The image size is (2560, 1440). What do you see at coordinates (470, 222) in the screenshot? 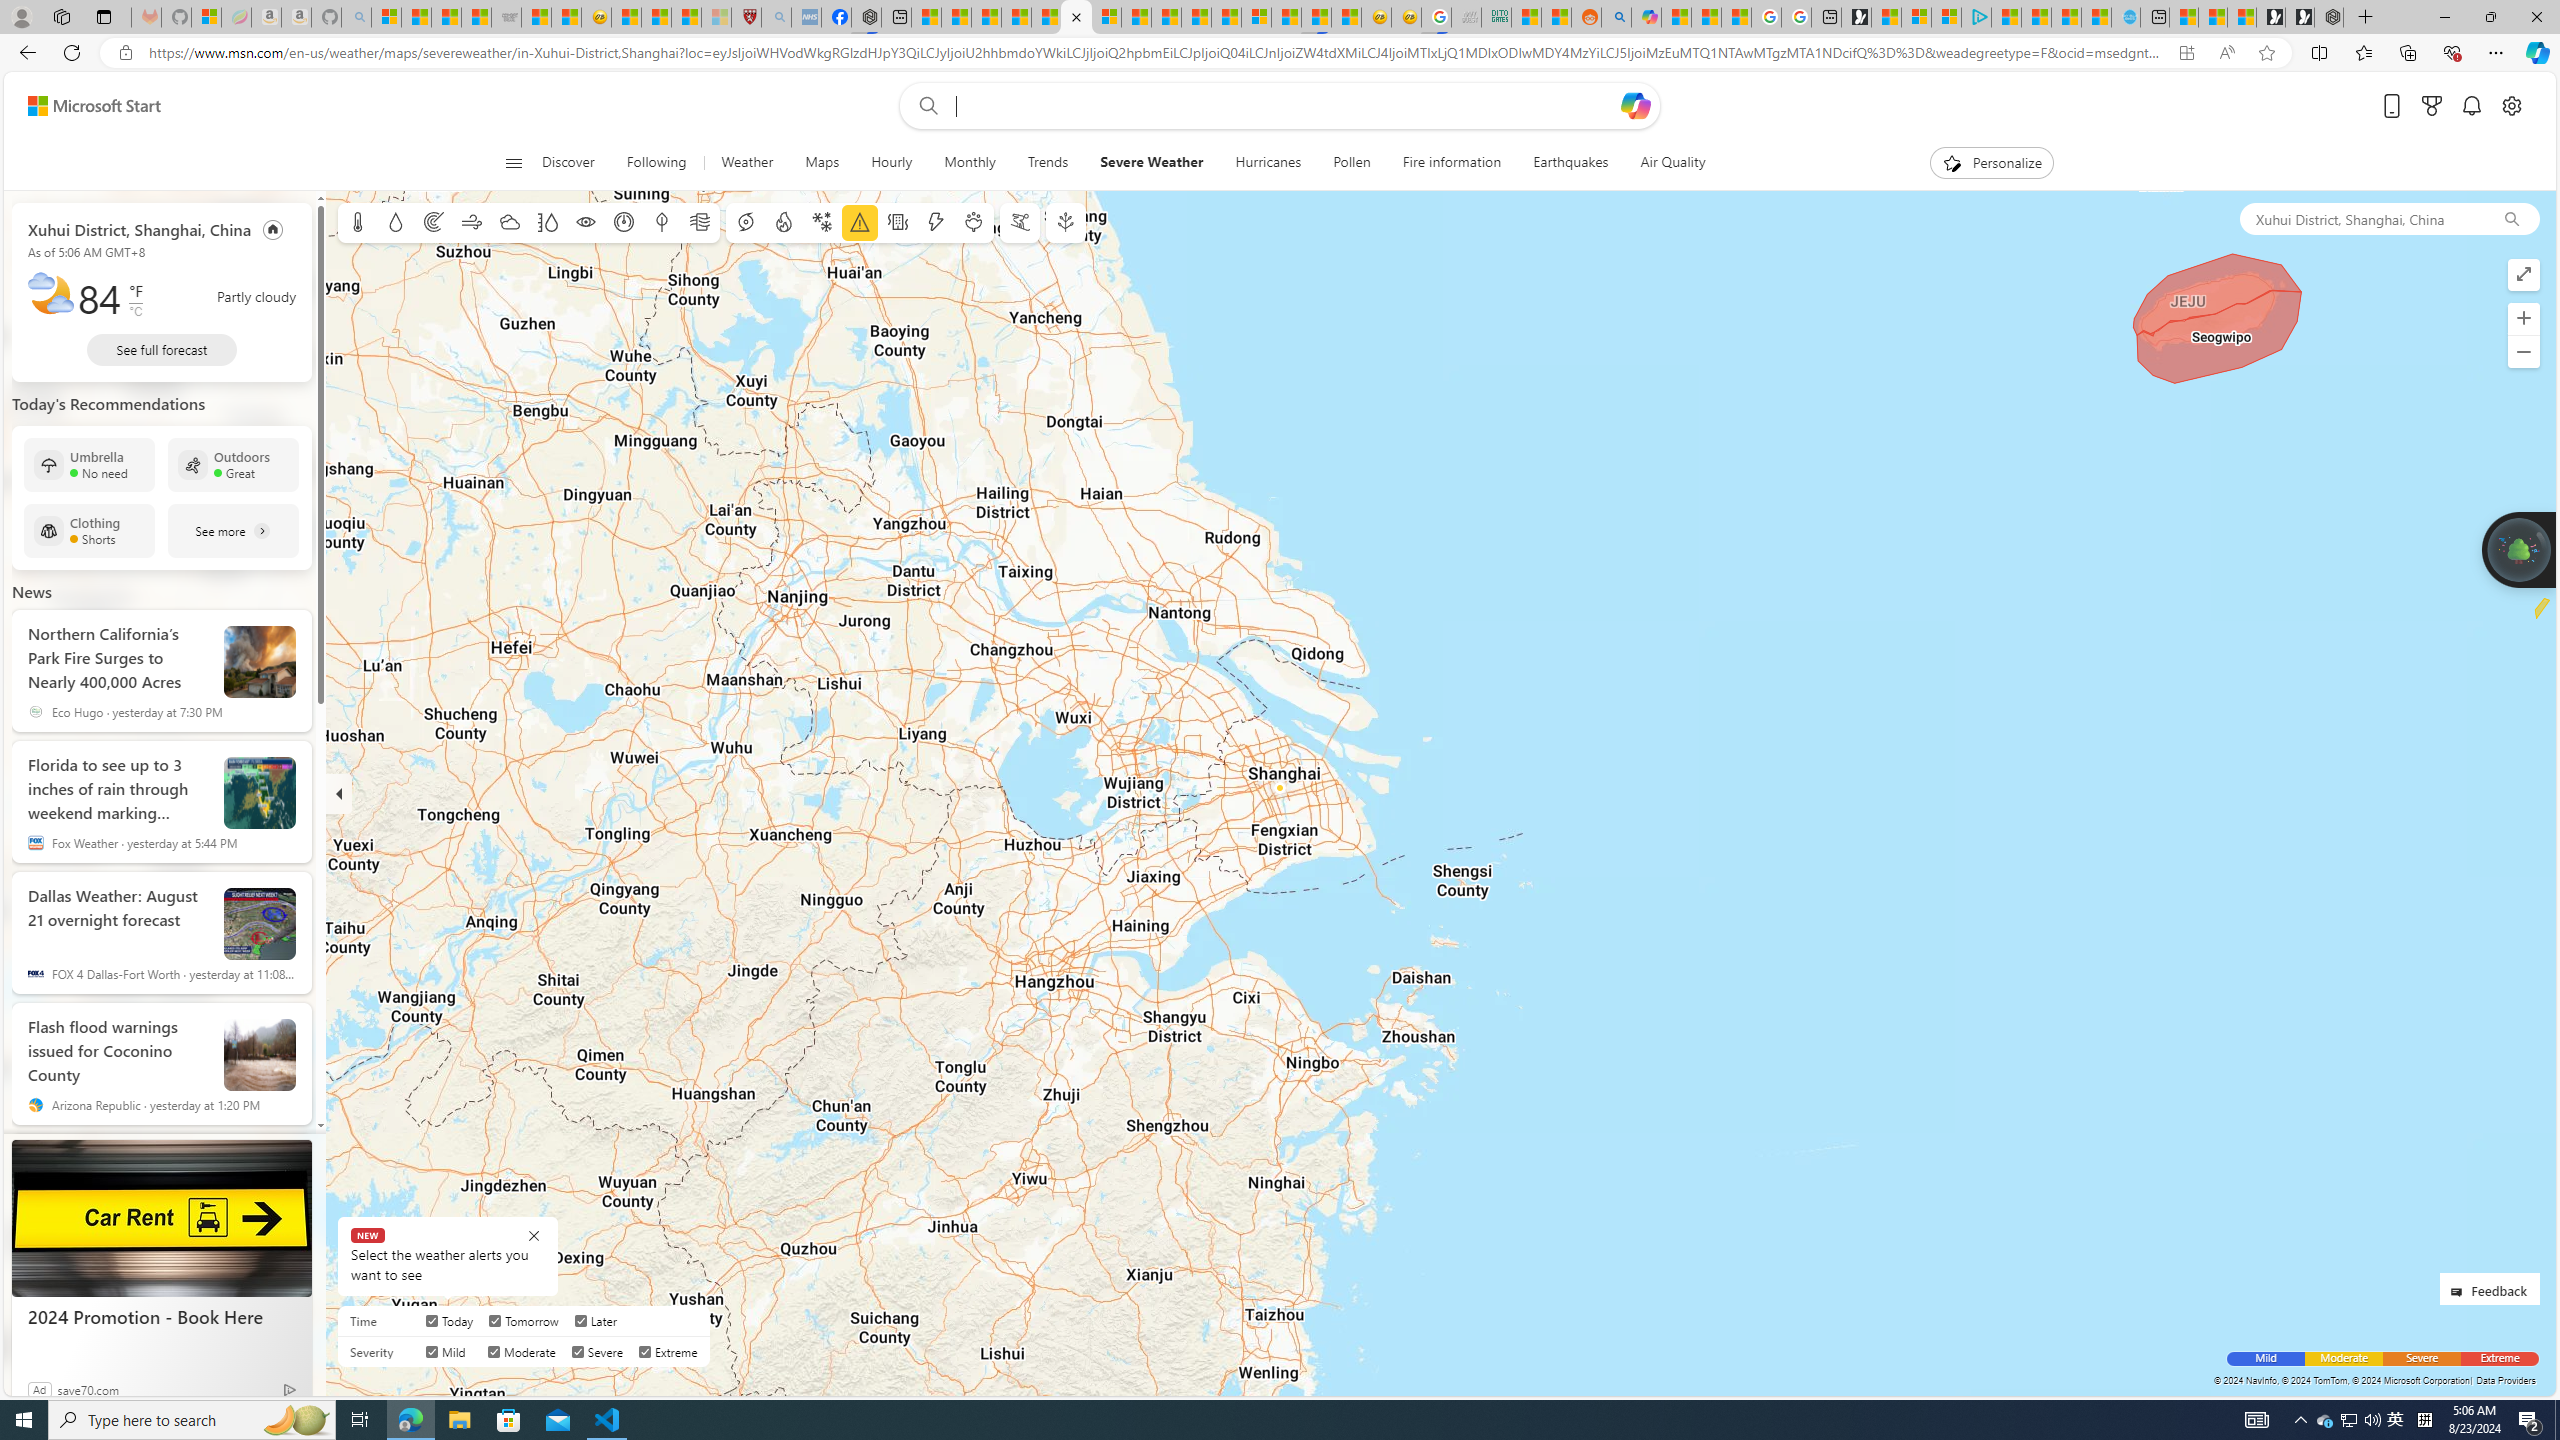
I see `'Wind'` at bounding box center [470, 222].